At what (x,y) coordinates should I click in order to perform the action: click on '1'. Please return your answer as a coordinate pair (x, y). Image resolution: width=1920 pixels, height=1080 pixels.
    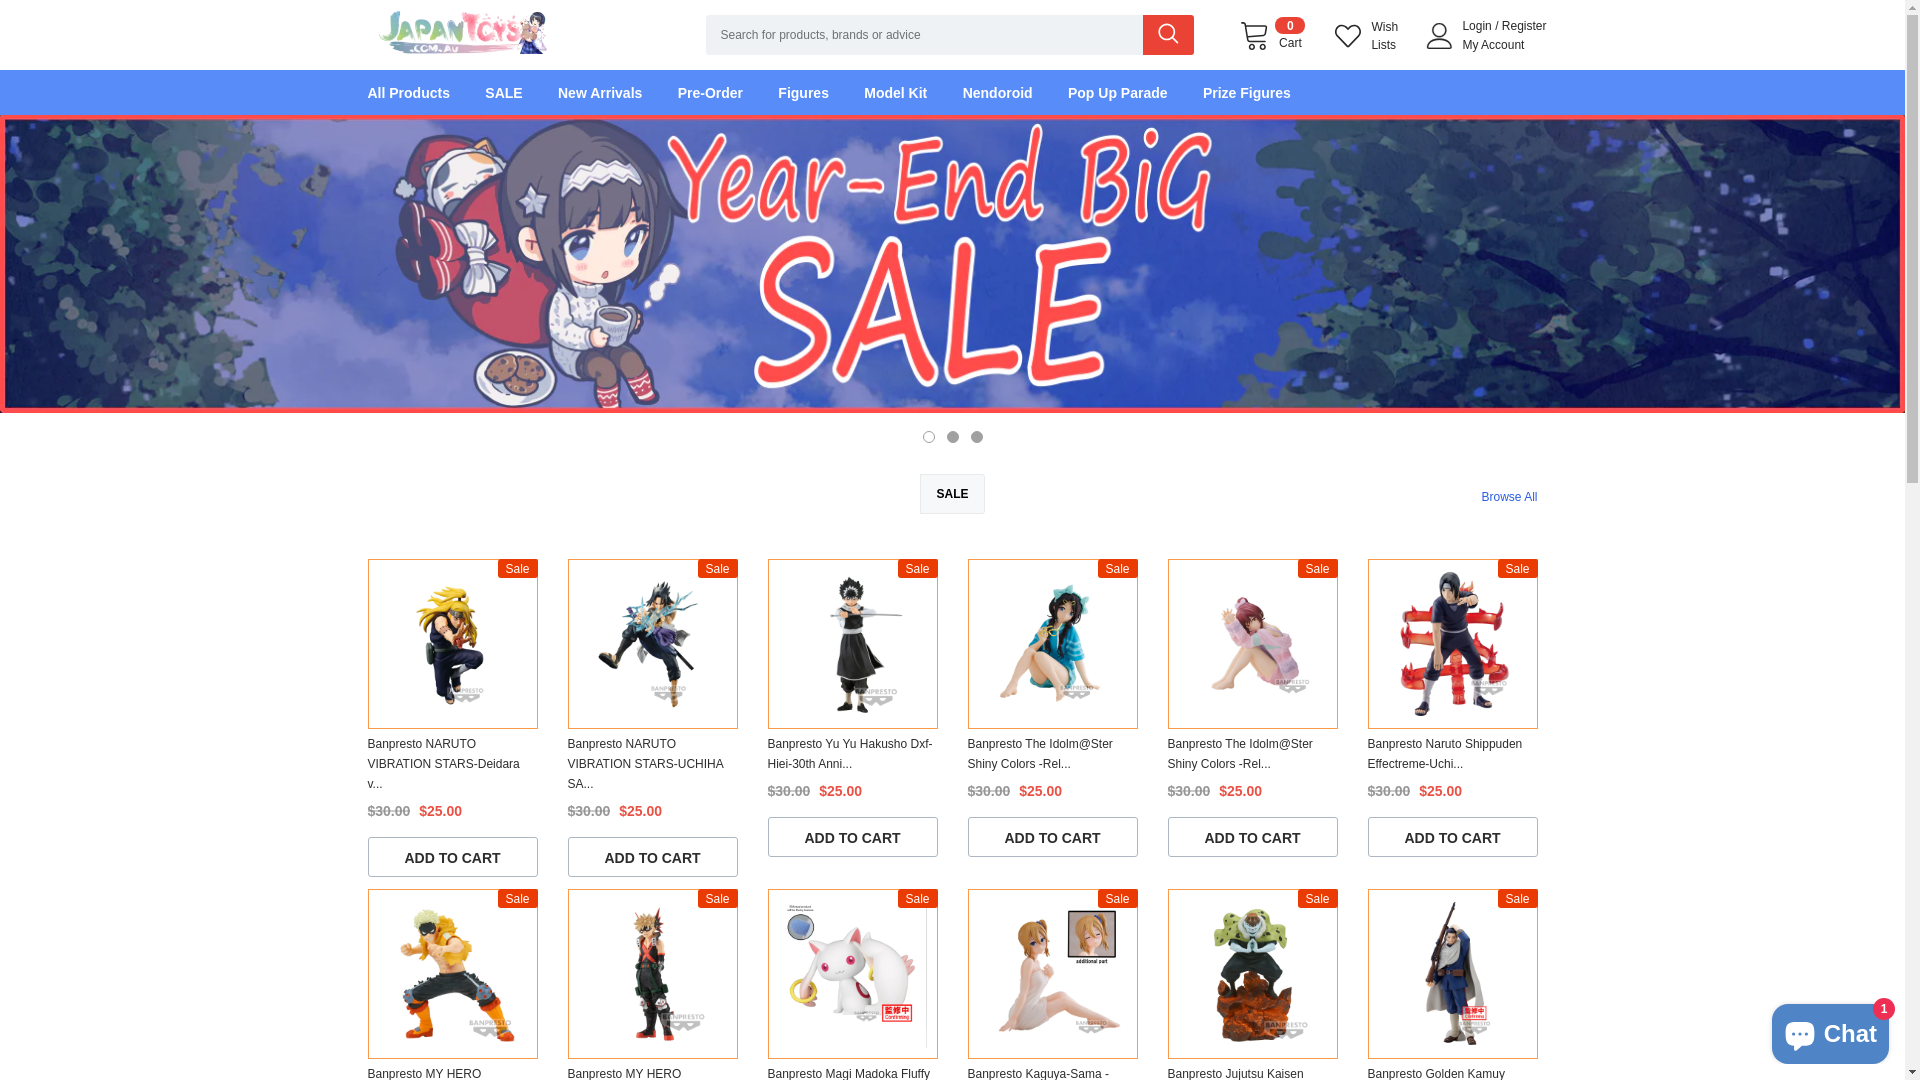
    Looking at the image, I should click on (926, 435).